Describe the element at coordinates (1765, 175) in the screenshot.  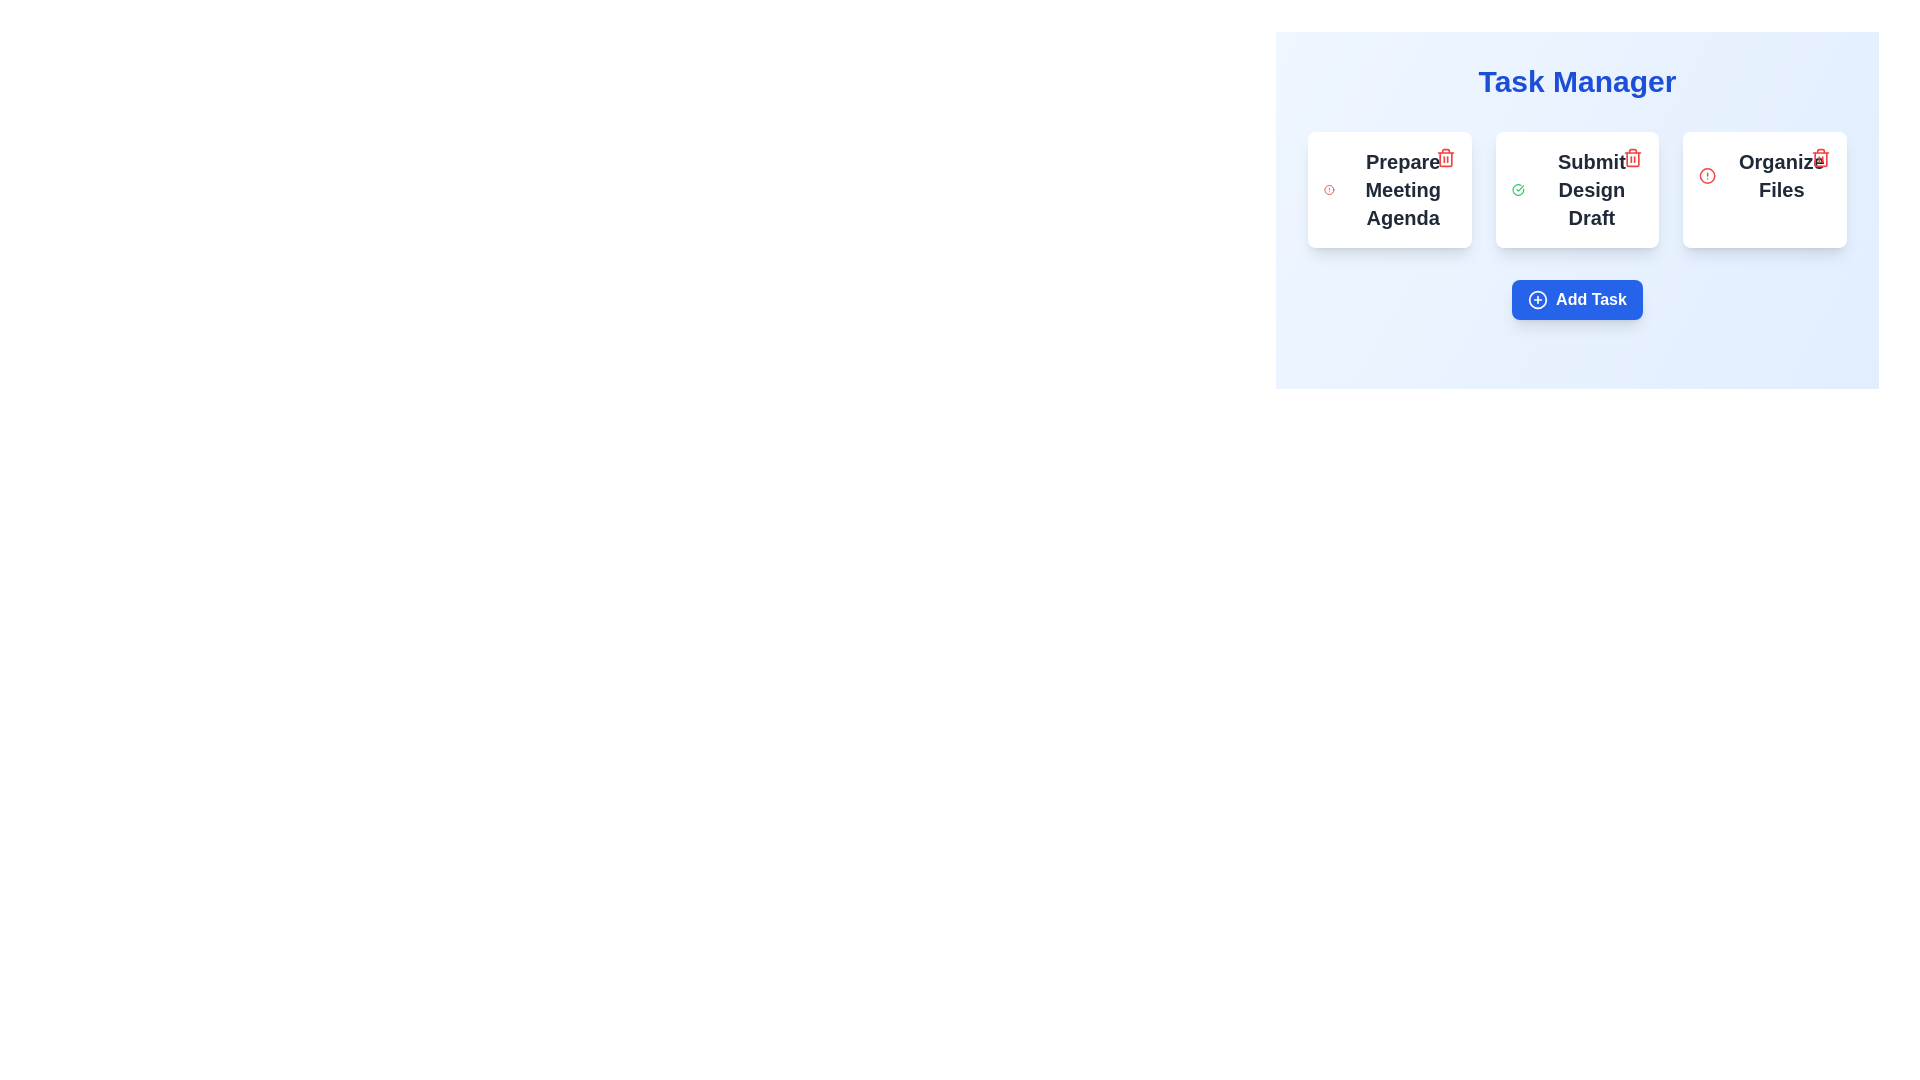
I see `task information from the card component labeled 'Organize Files', which features a bold text style and is positioned as the last card in a row of task cards within the Task Manager interface` at that location.